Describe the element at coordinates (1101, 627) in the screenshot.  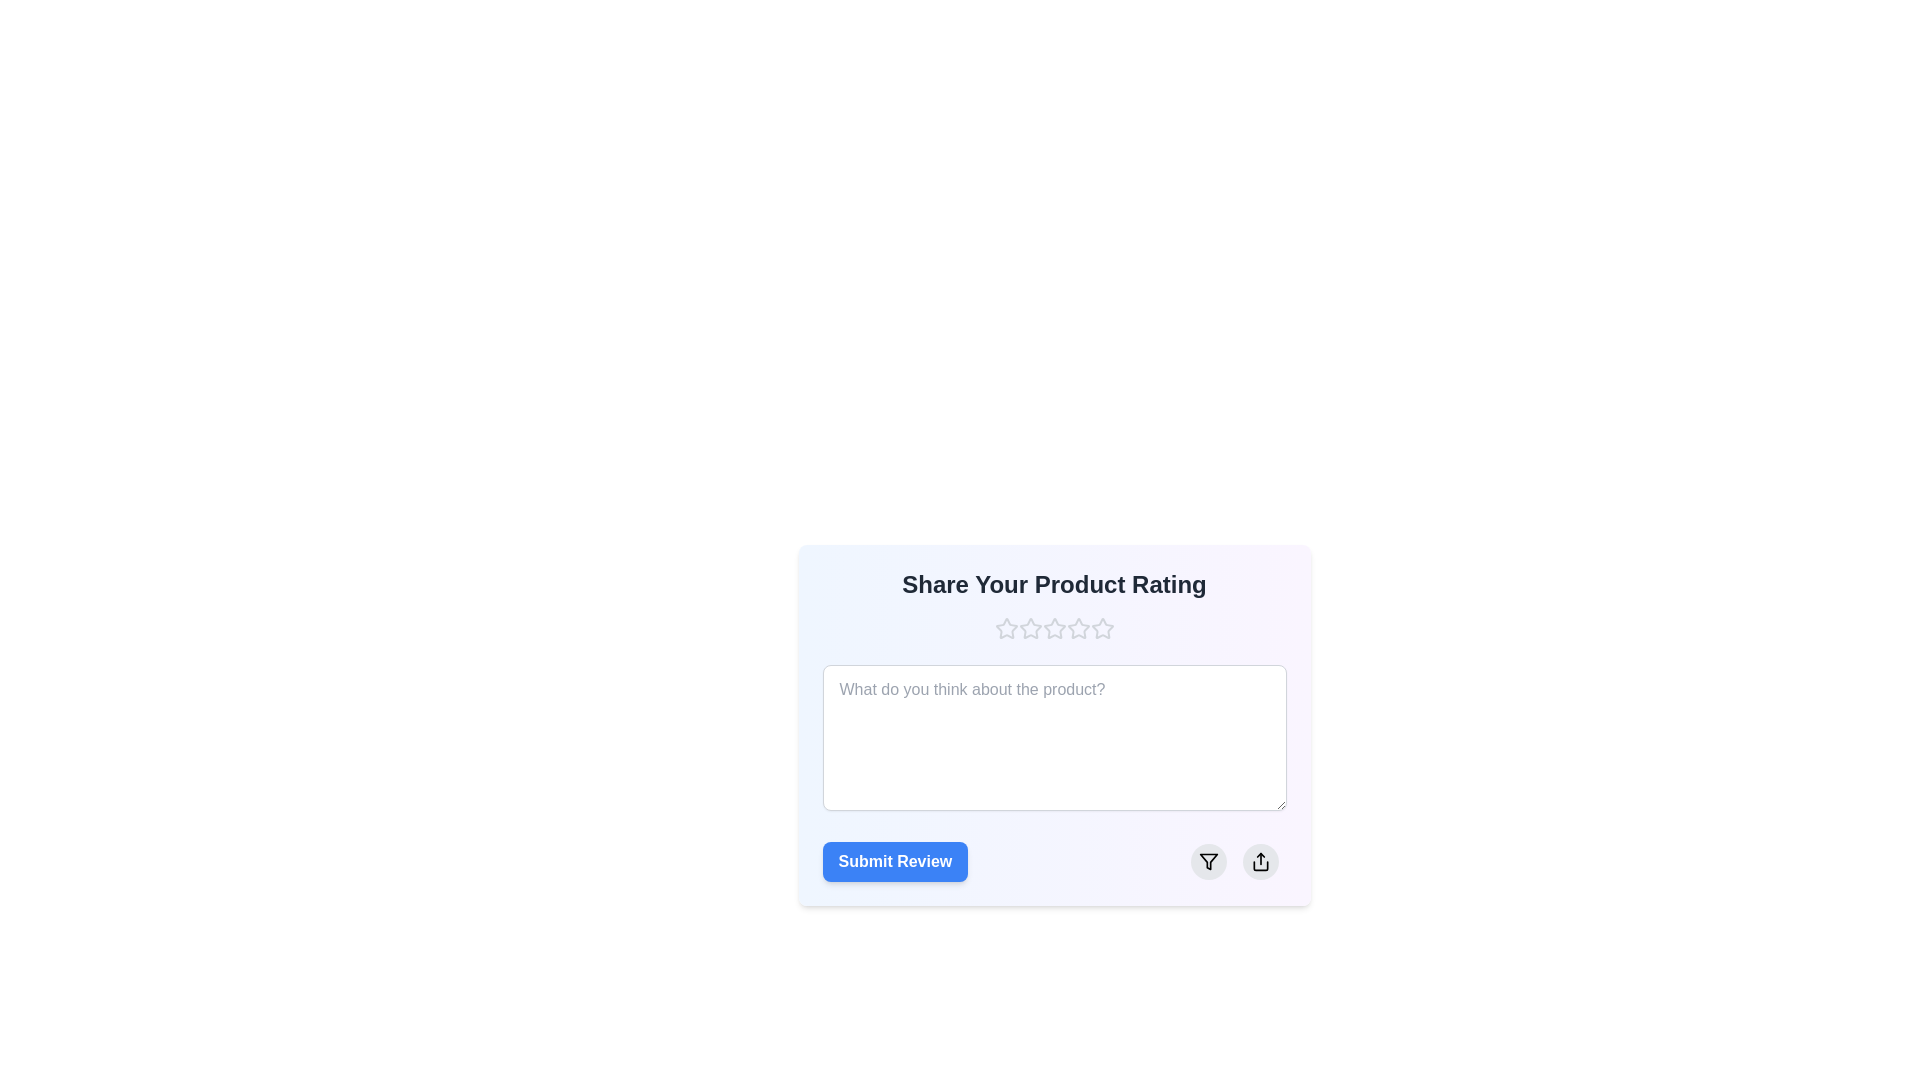
I see `the fifth interactive star icon in the 'Share Your Product Rating' section, which is outlined in gray and part of a horizontal sequence of five stars` at that location.